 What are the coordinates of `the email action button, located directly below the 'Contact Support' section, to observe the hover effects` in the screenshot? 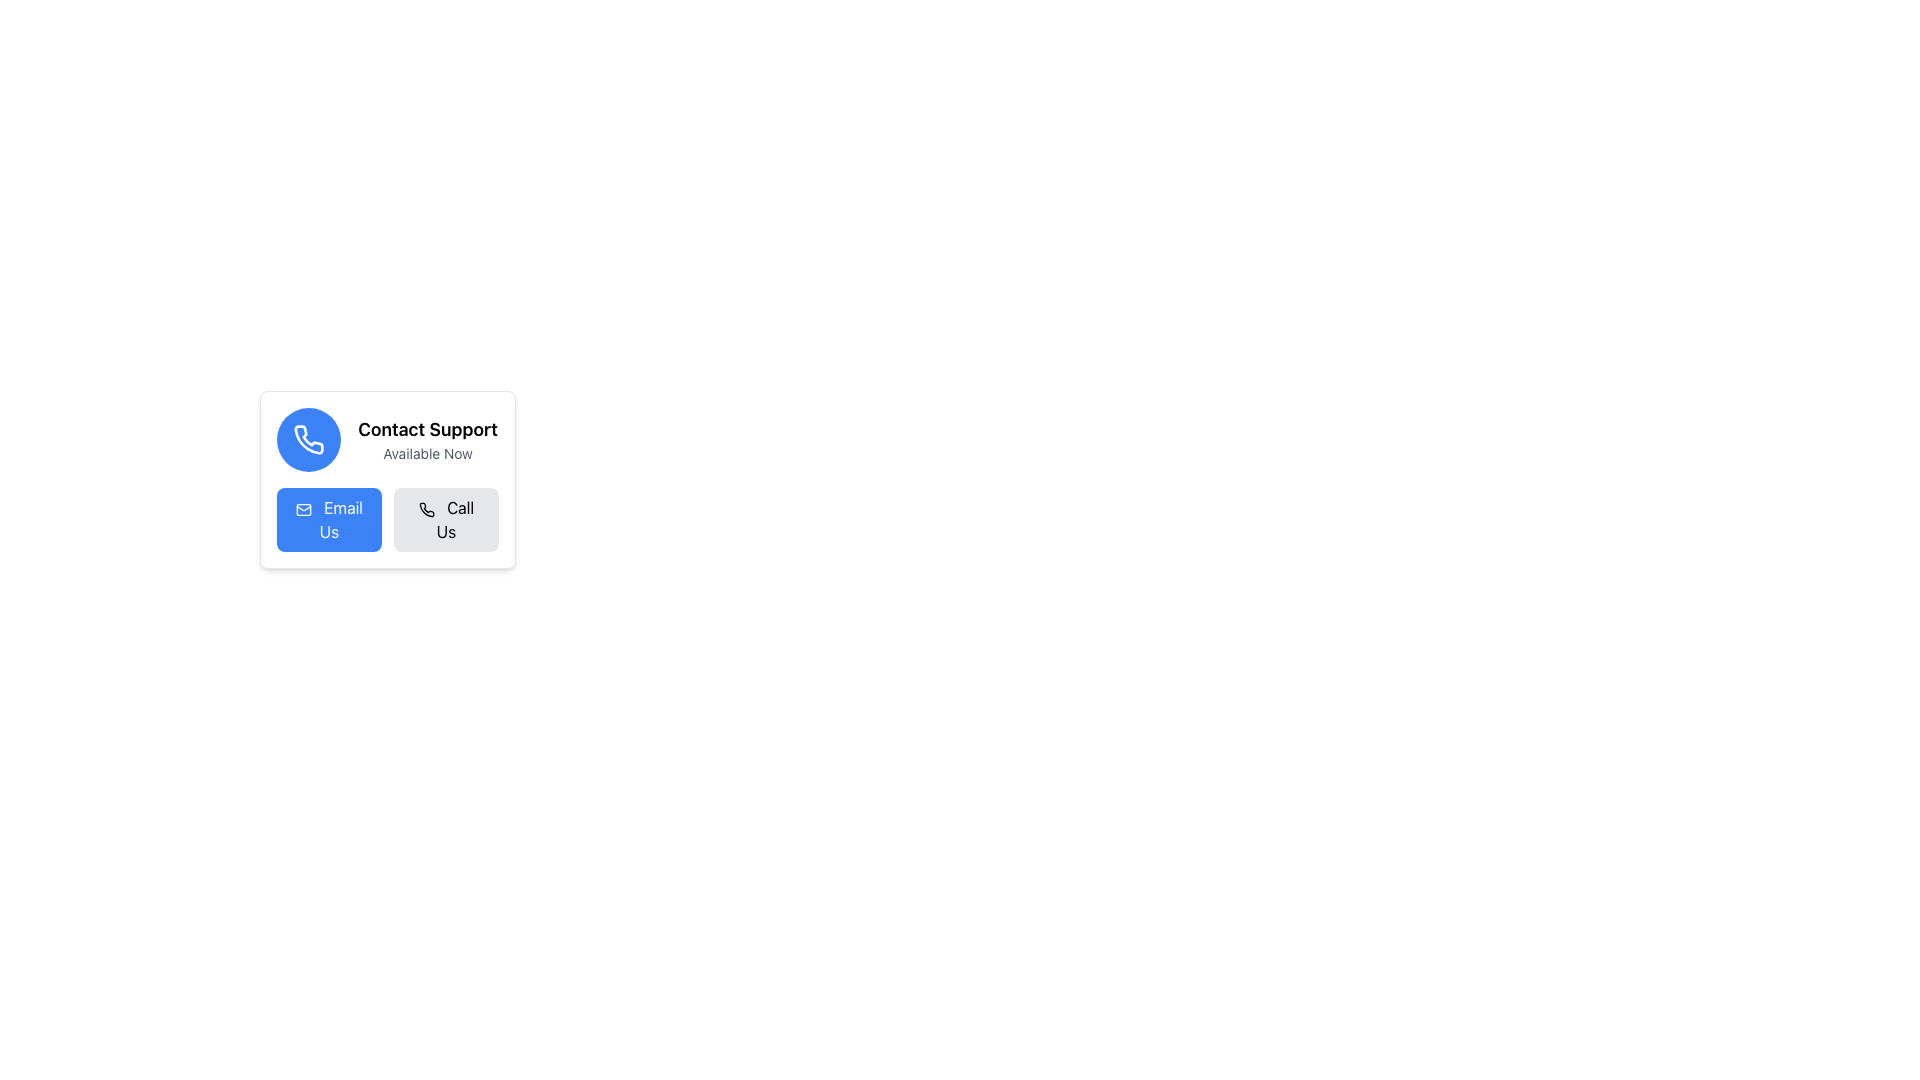 It's located at (329, 519).